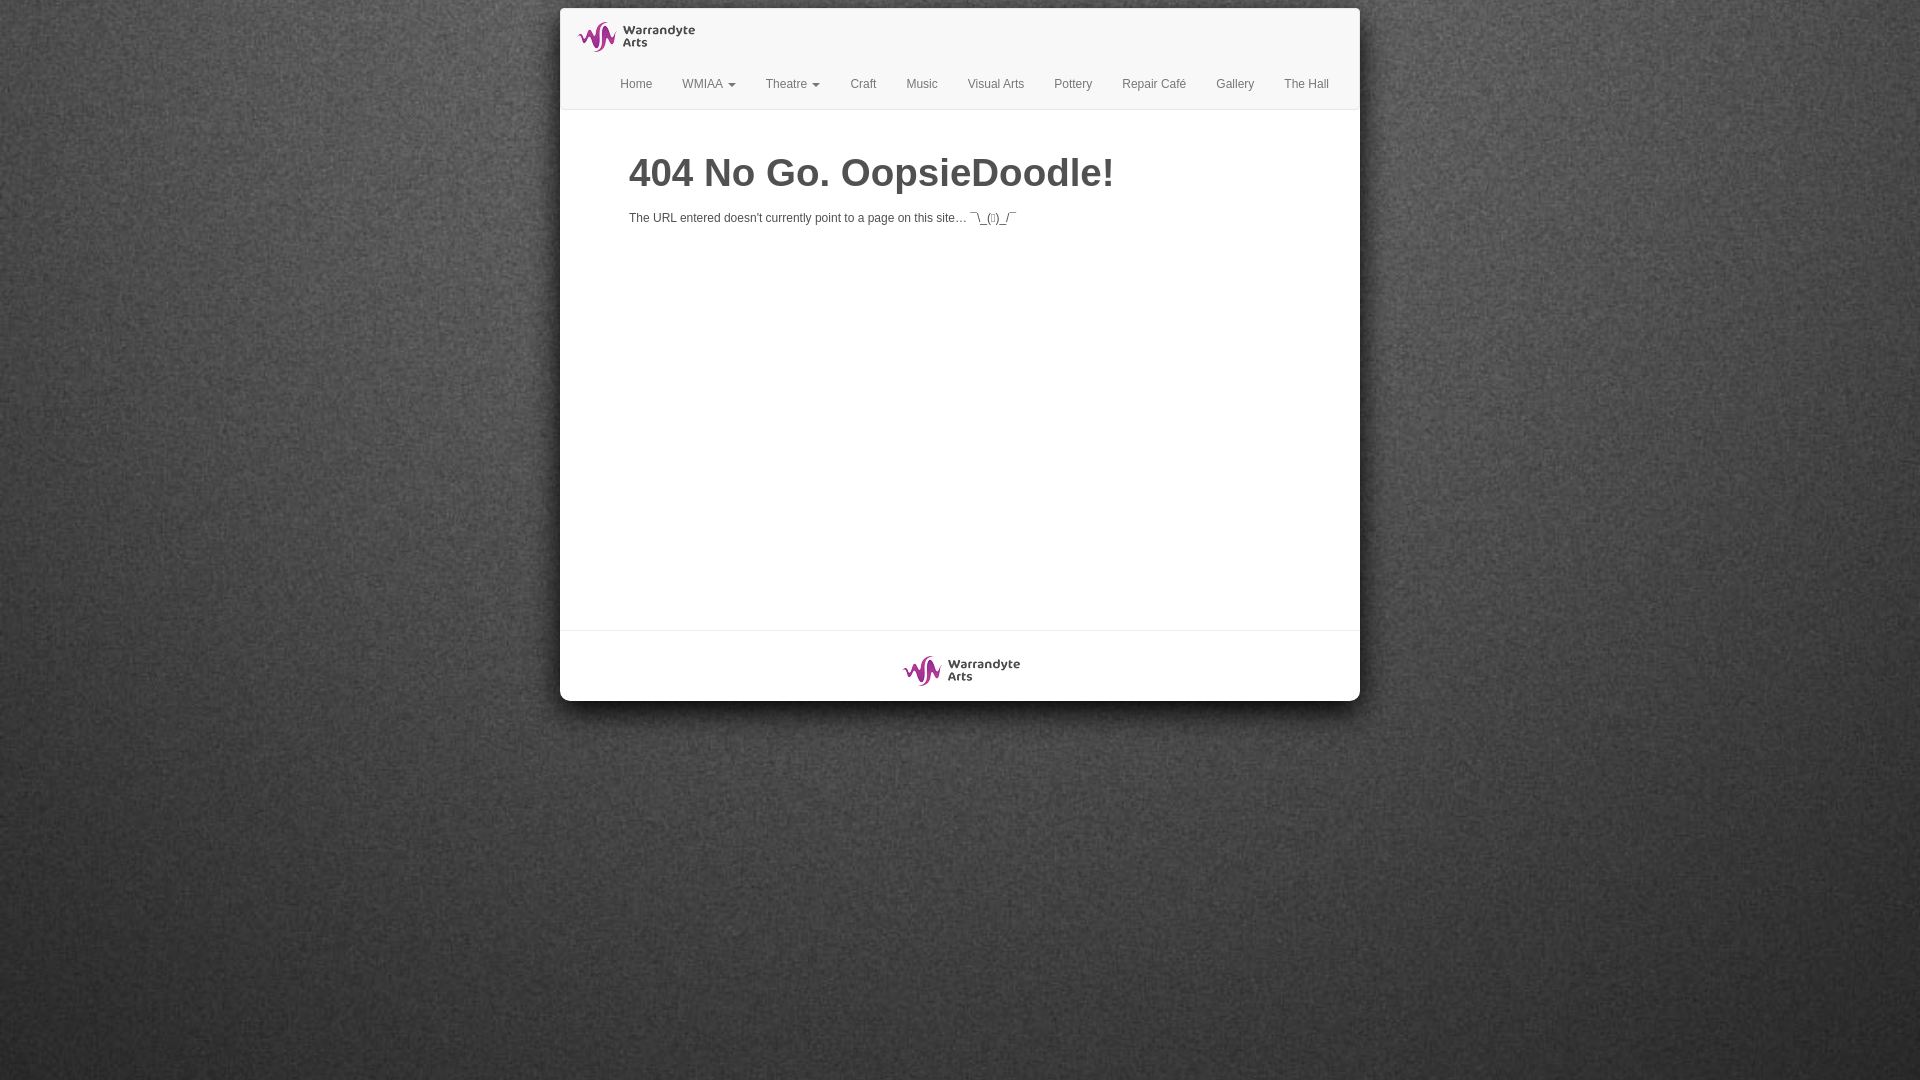 The image size is (1920, 1080). What do you see at coordinates (708, 83) in the screenshot?
I see `'WMIAA'` at bounding box center [708, 83].